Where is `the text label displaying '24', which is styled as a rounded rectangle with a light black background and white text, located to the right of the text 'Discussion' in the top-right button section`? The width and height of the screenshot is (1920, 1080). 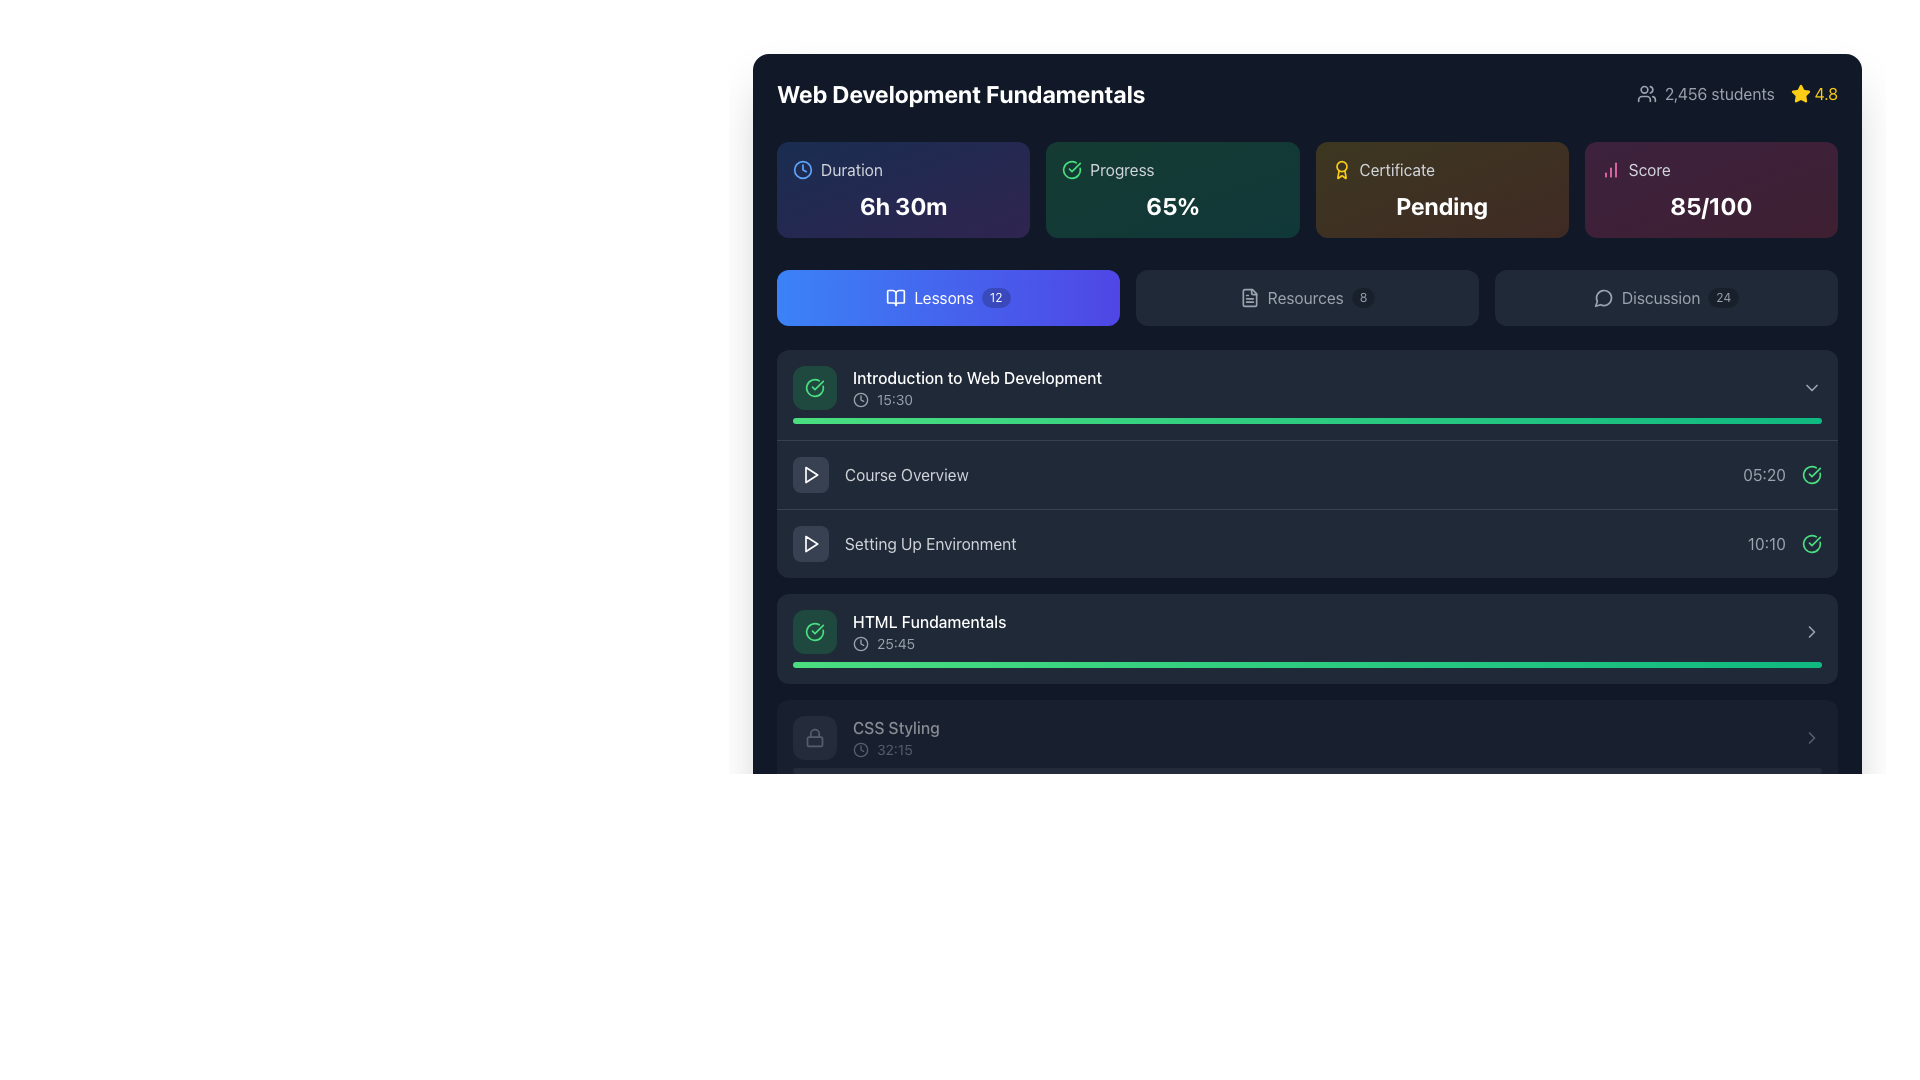
the text label displaying '24', which is styled as a rounded rectangle with a light black background and white text, located to the right of the text 'Discussion' in the top-right button section is located at coordinates (1722, 297).